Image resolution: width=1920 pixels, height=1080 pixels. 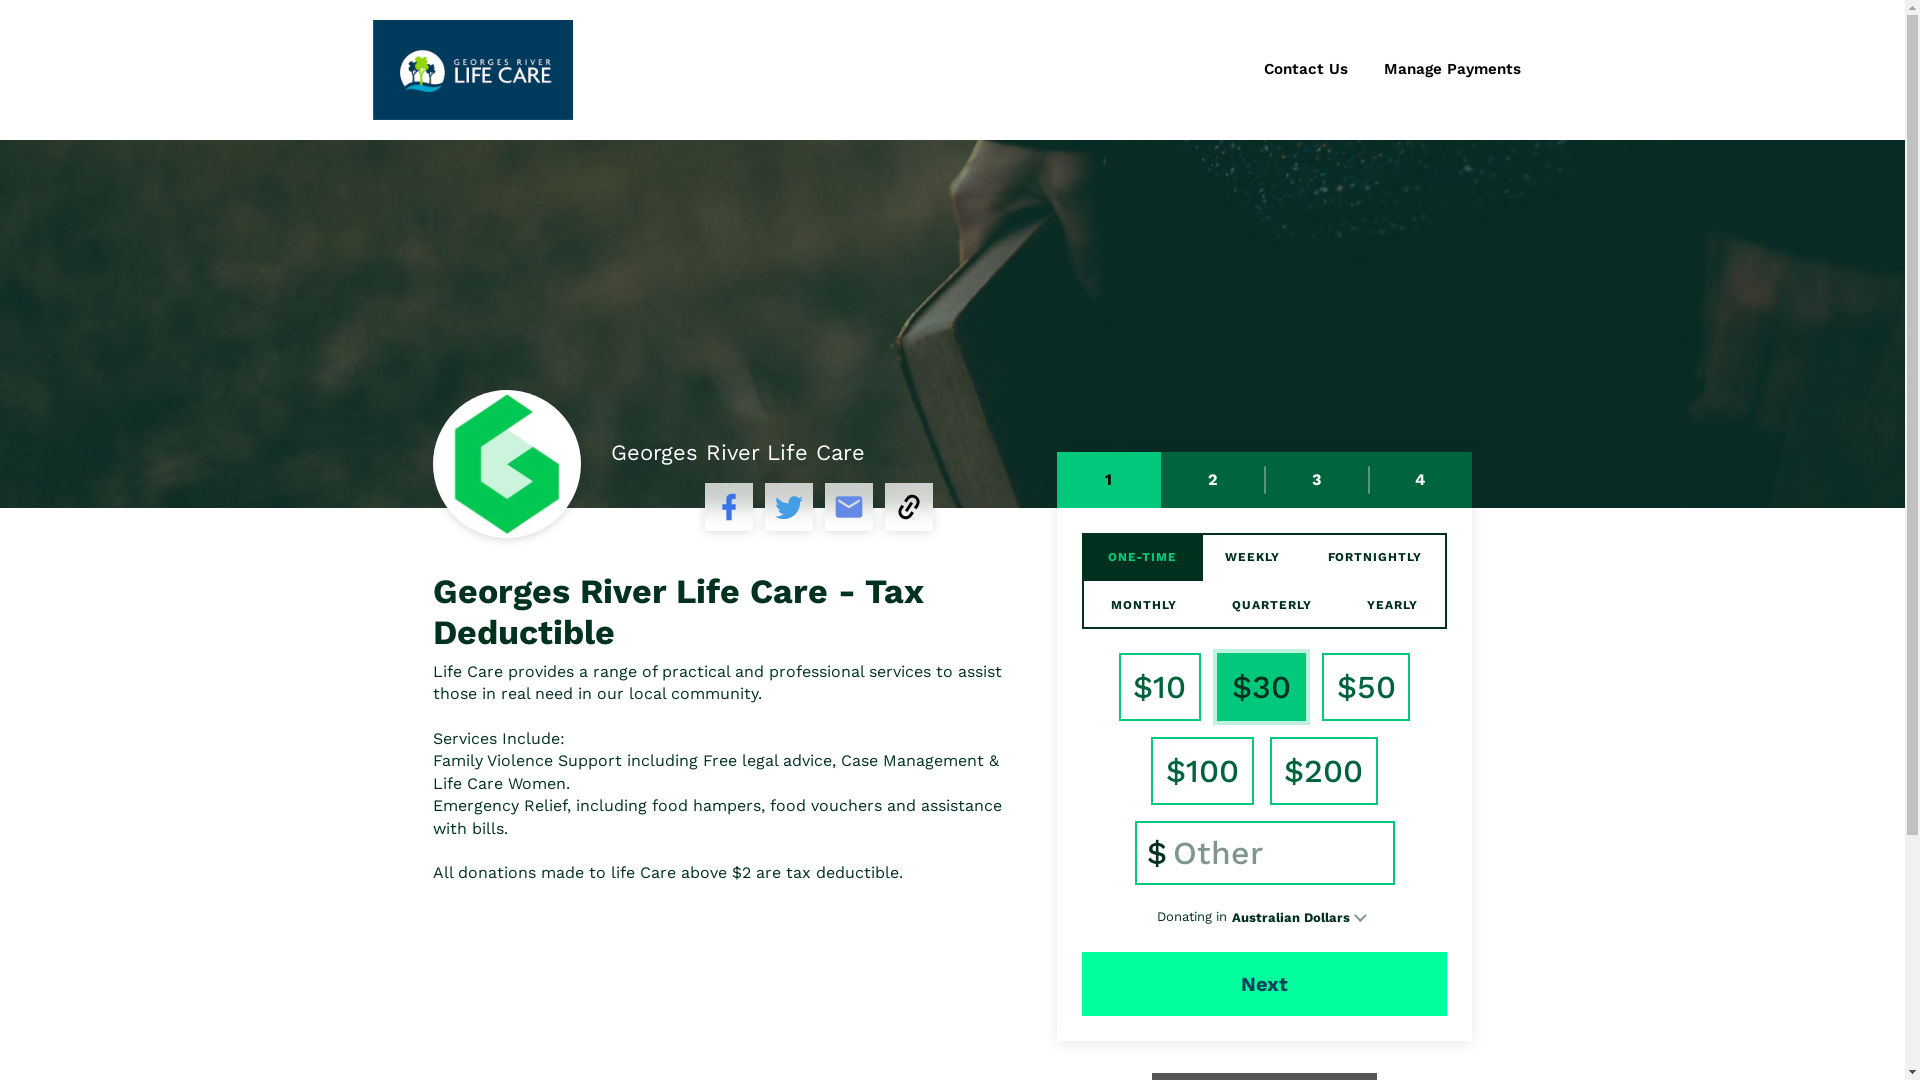 I want to click on 'ONE-TIME', so click(x=1142, y=556).